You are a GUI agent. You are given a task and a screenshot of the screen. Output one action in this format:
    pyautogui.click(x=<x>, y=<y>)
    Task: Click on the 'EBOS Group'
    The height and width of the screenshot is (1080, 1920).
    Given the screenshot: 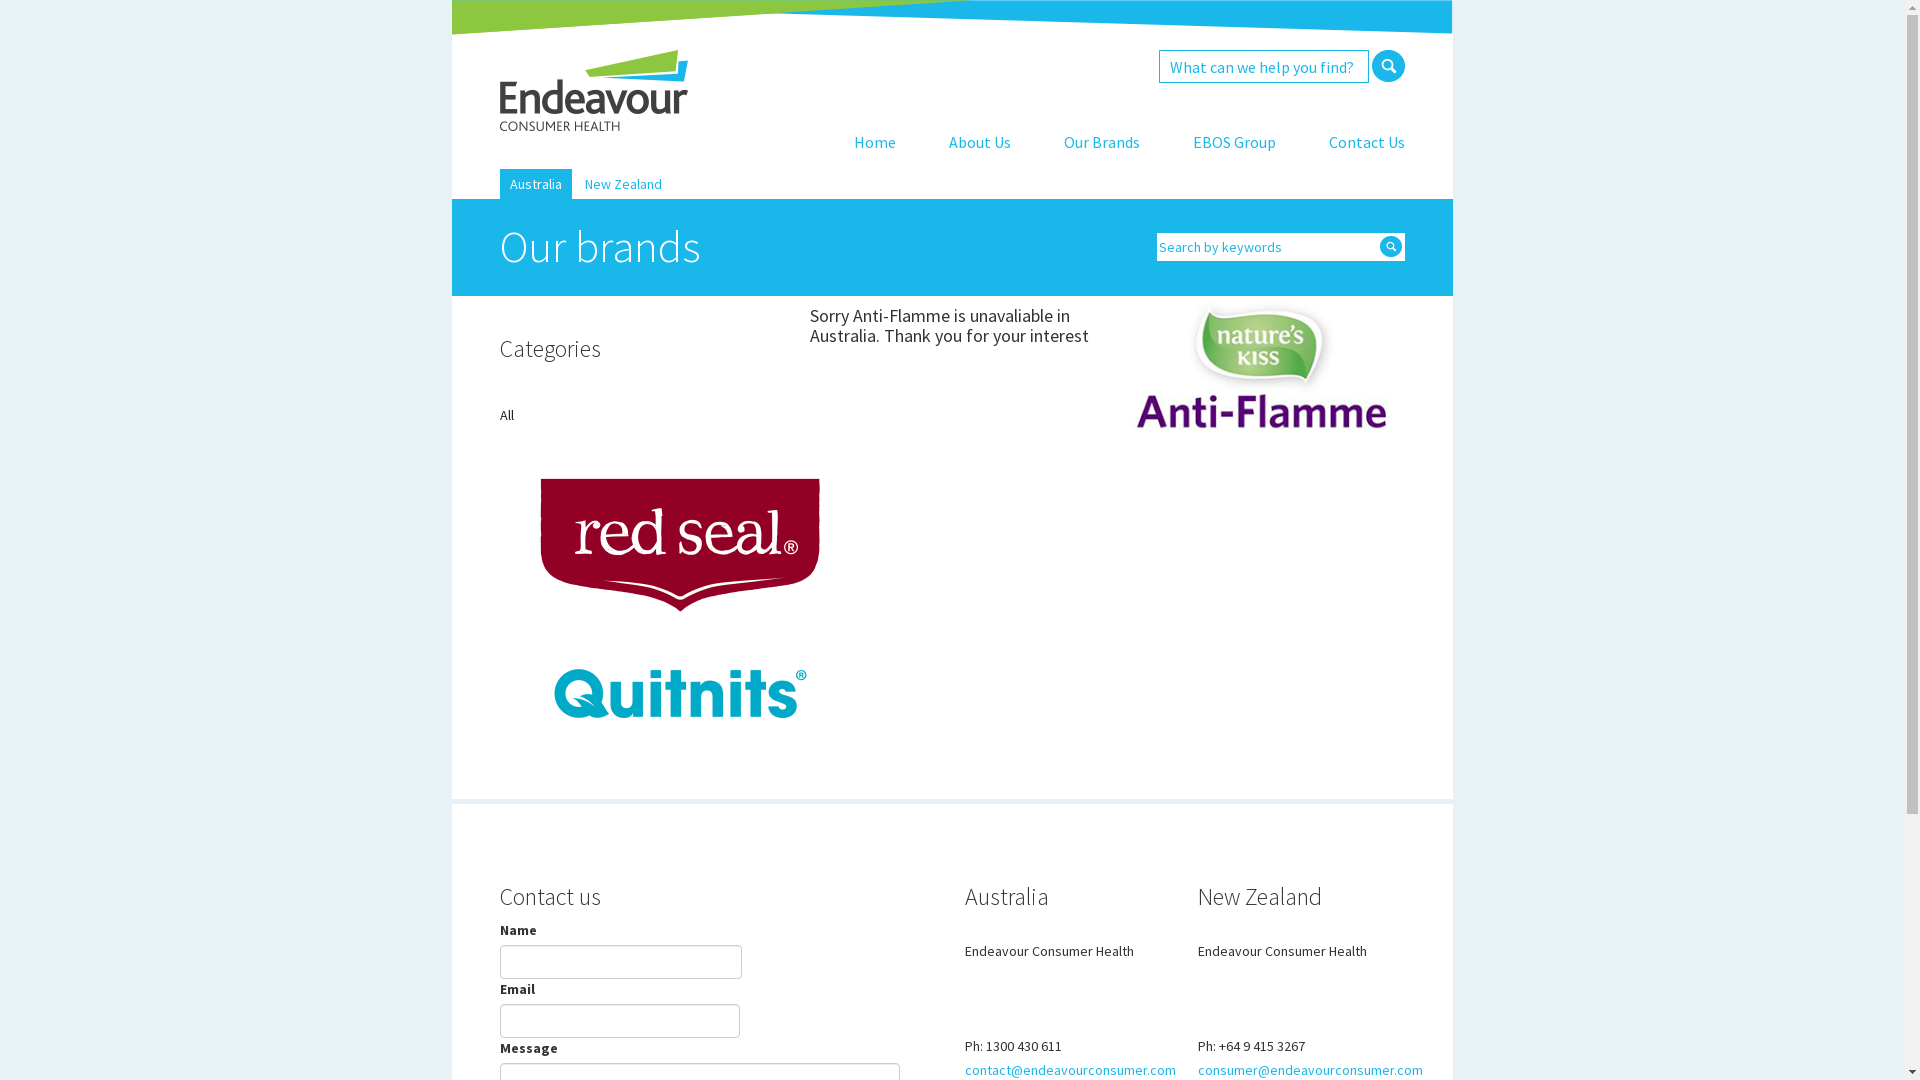 What is the action you would take?
    pyautogui.click(x=1233, y=141)
    